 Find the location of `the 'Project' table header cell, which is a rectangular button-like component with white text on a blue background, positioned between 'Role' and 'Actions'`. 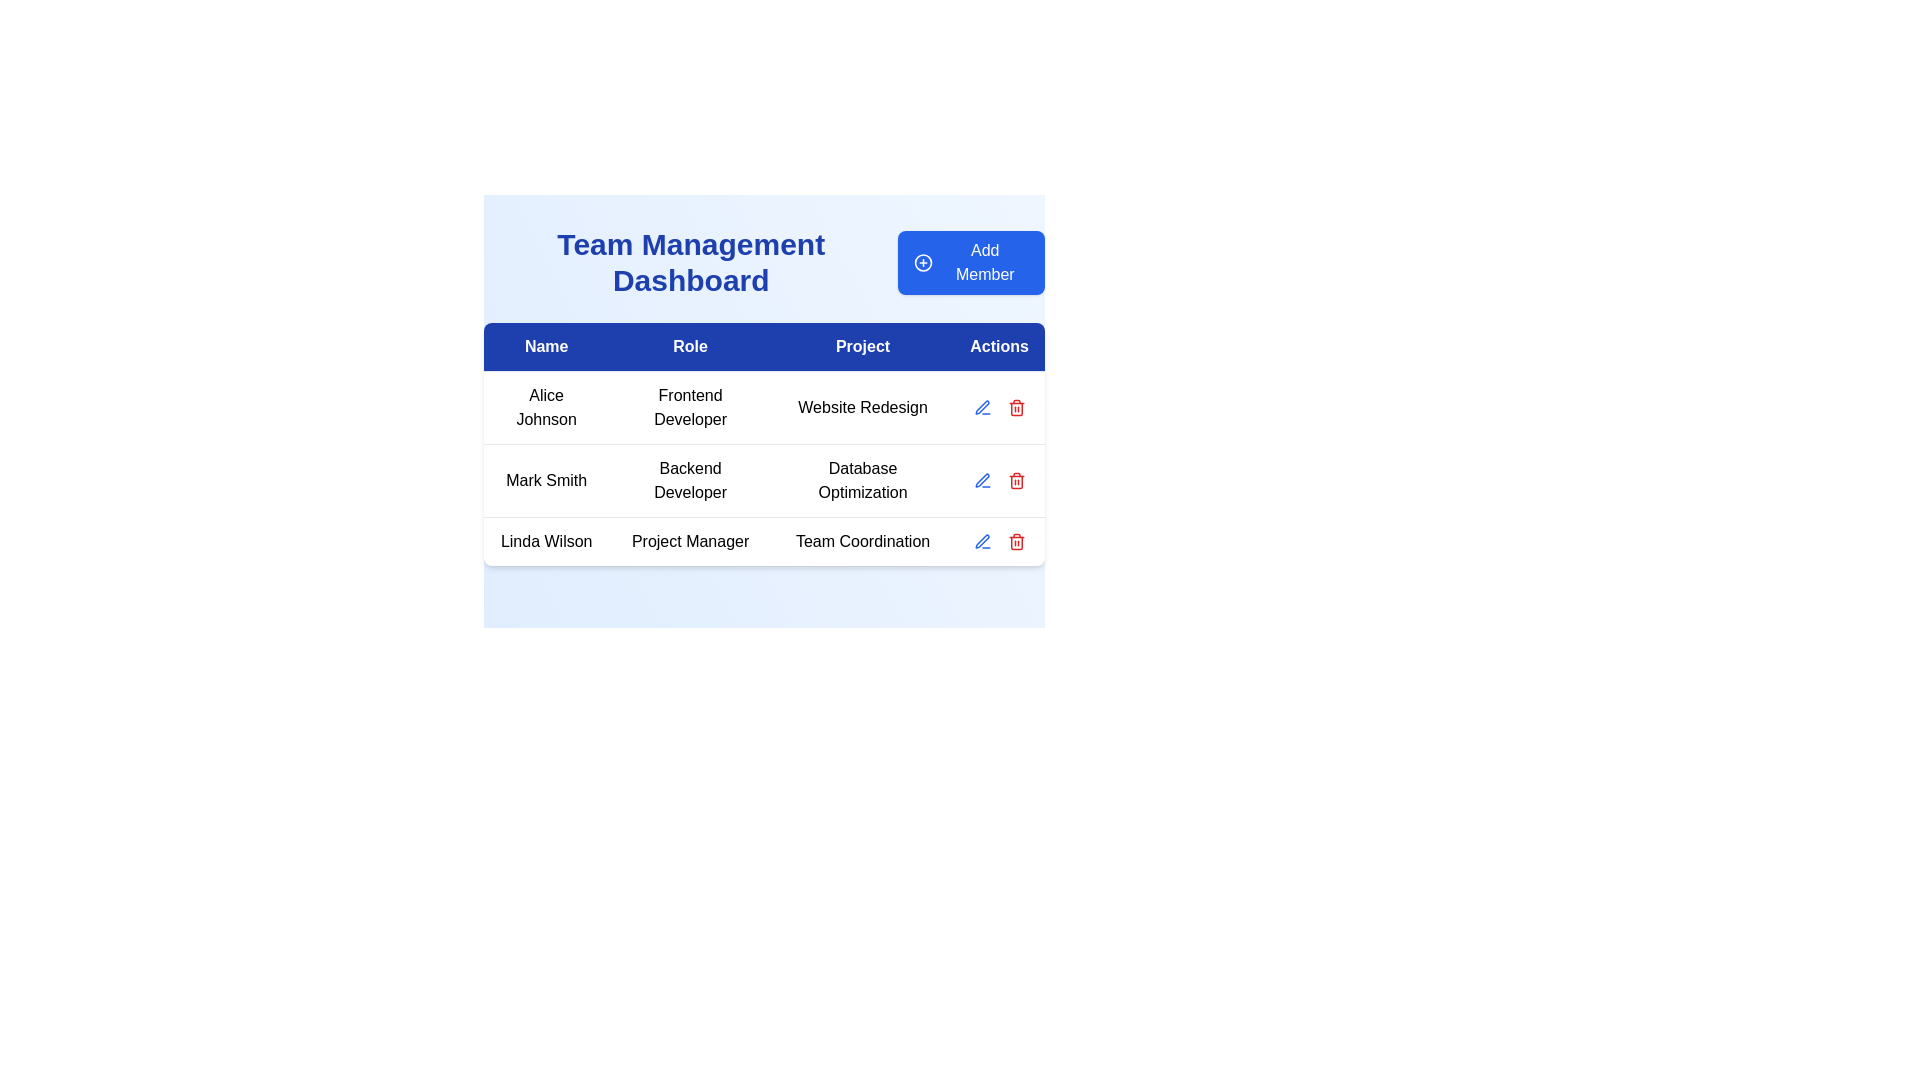

the 'Project' table header cell, which is a rectangular button-like component with white text on a blue background, positioned between 'Role' and 'Actions' is located at coordinates (863, 346).